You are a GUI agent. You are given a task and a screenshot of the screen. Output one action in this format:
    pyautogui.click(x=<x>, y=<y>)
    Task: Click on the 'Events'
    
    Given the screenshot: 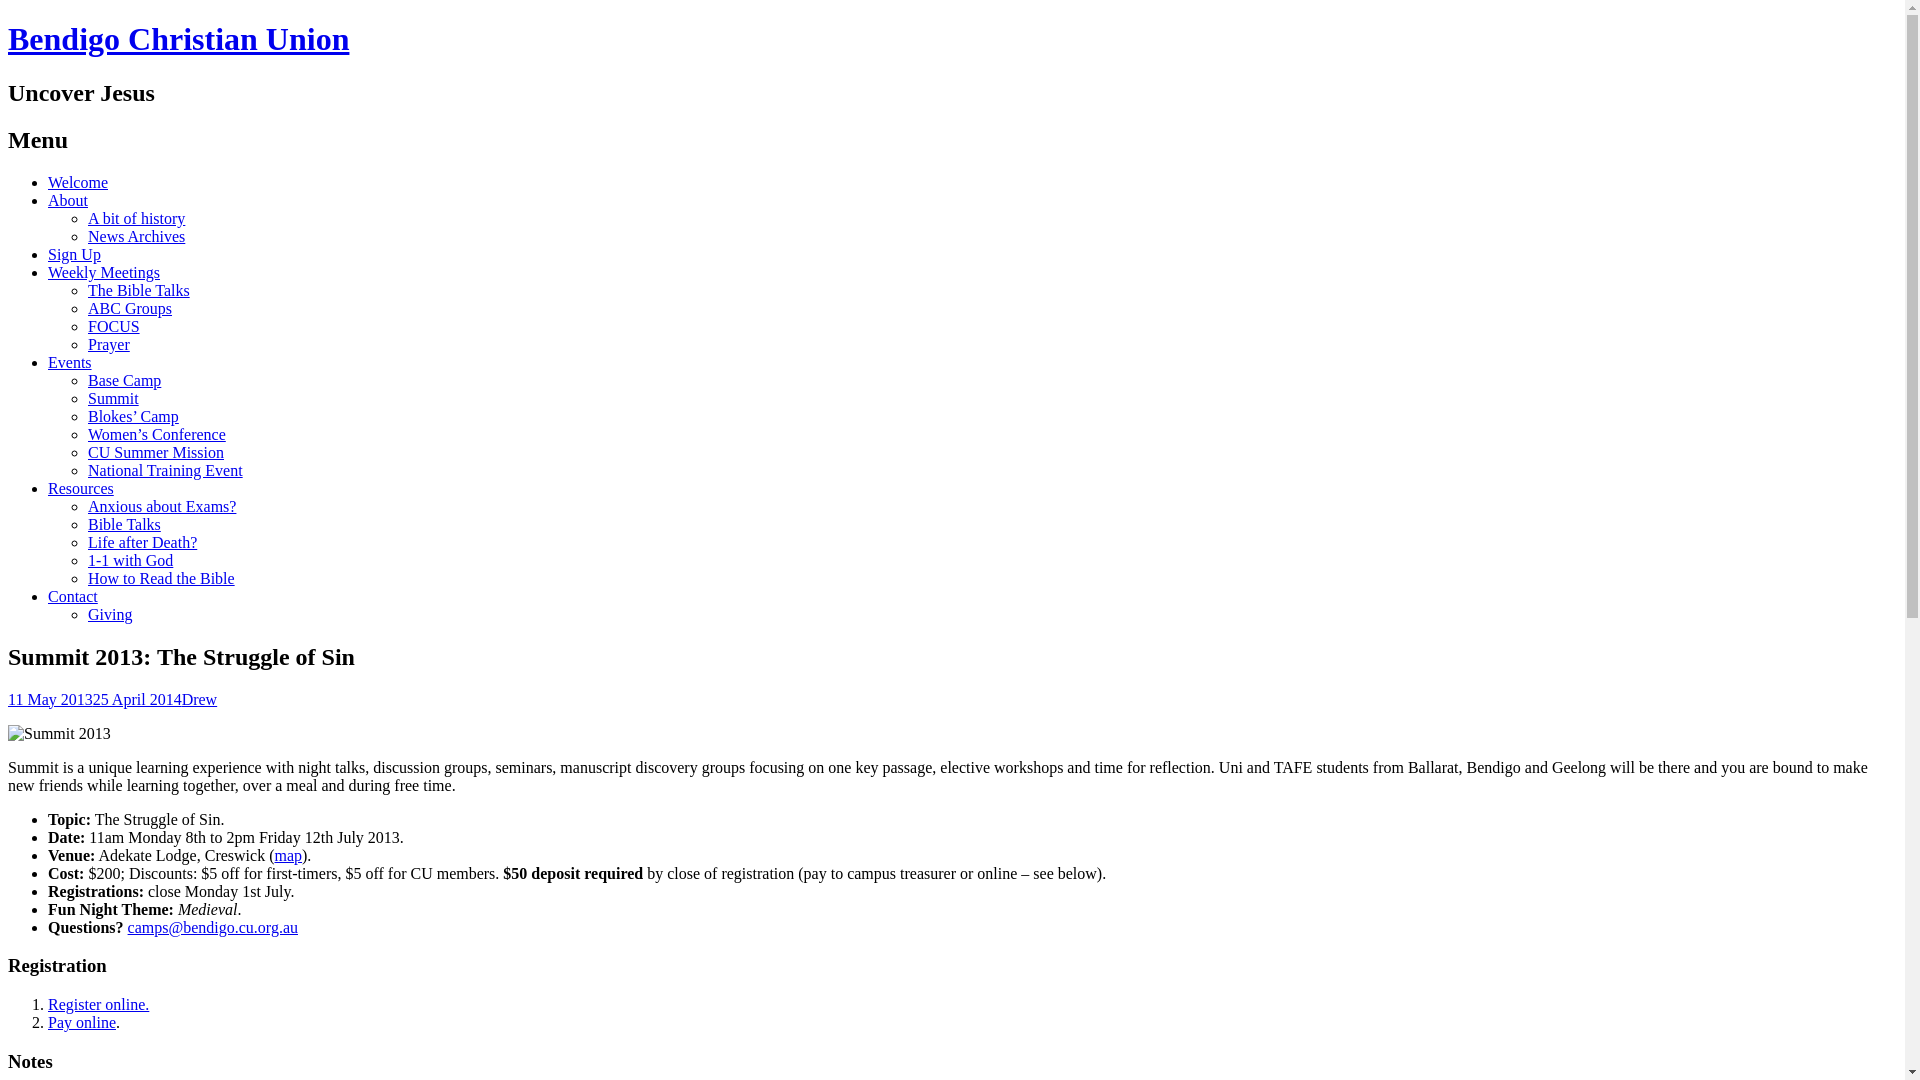 What is the action you would take?
    pyautogui.click(x=70, y=362)
    